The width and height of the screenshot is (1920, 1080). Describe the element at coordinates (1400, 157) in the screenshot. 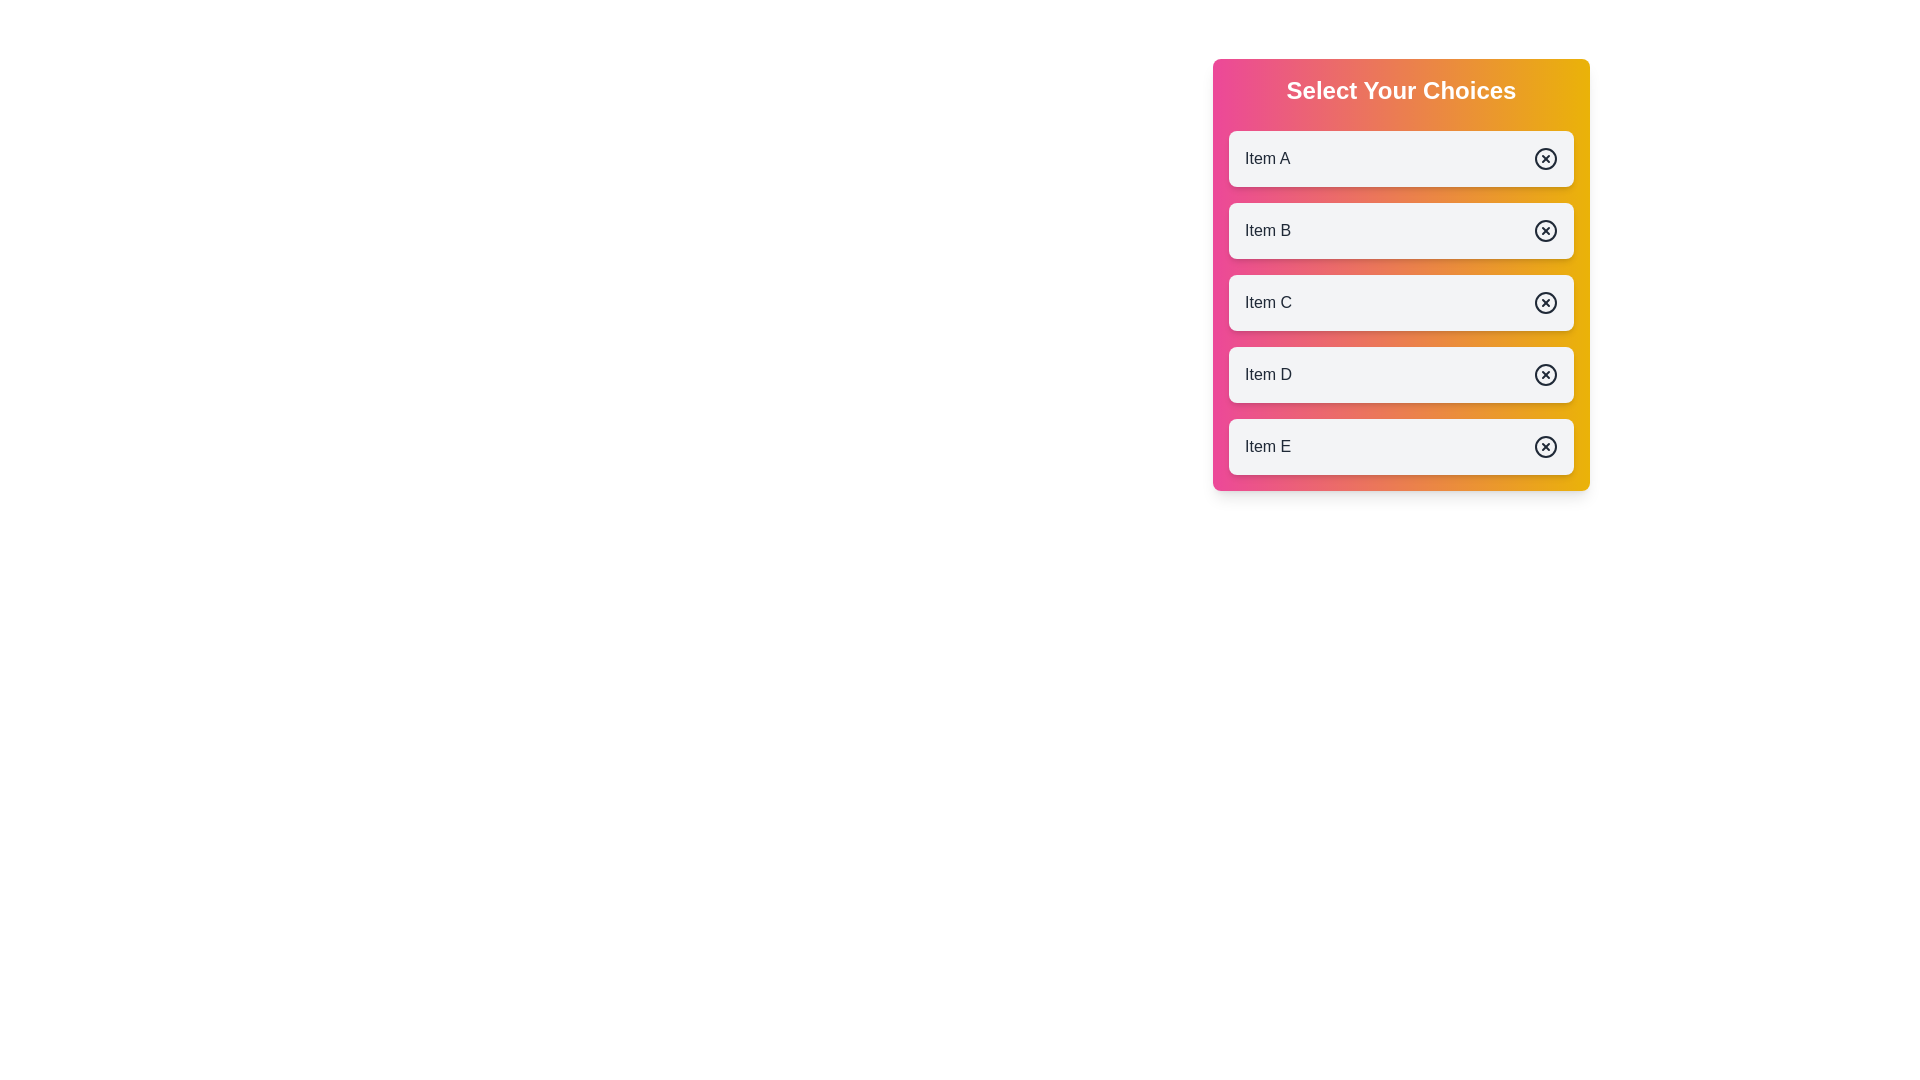

I see `the button labeled Item A to observe the animation` at that location.